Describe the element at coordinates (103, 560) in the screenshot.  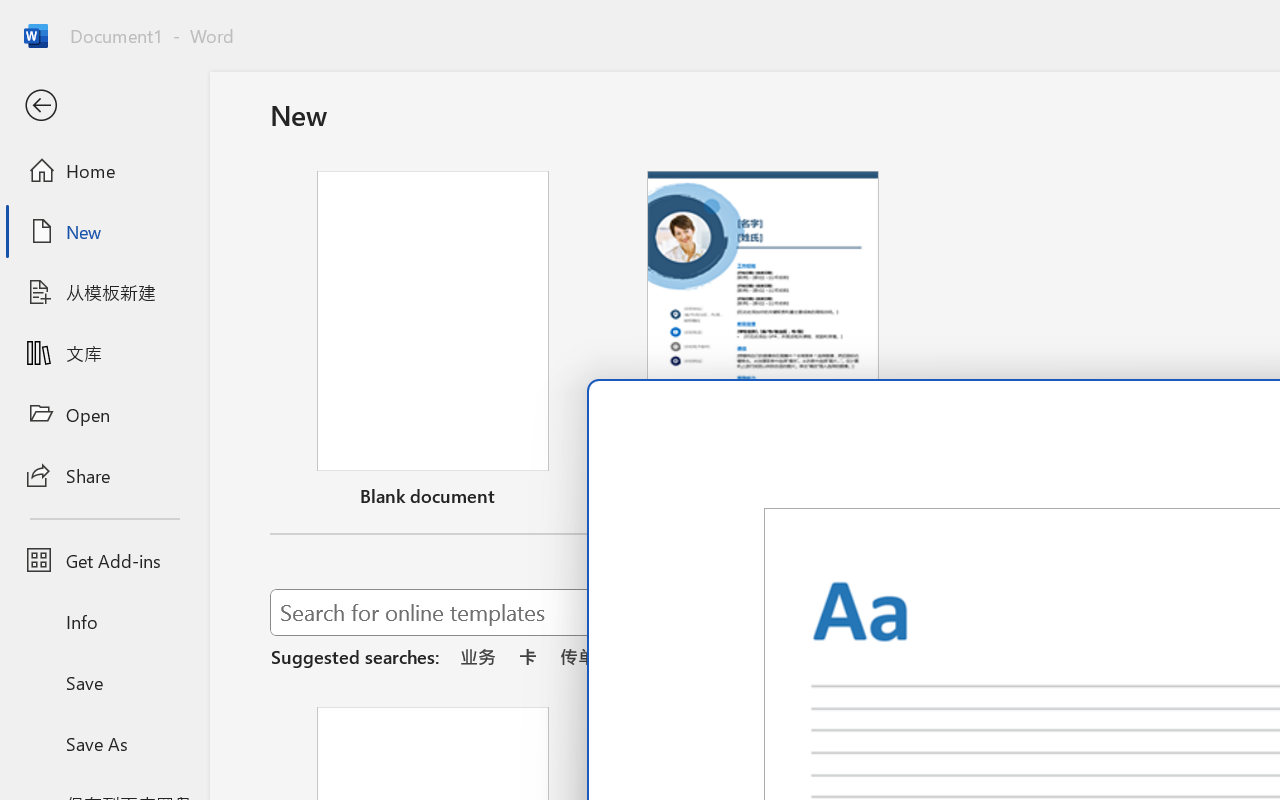
I see `'Get Add-ins'` at that location.